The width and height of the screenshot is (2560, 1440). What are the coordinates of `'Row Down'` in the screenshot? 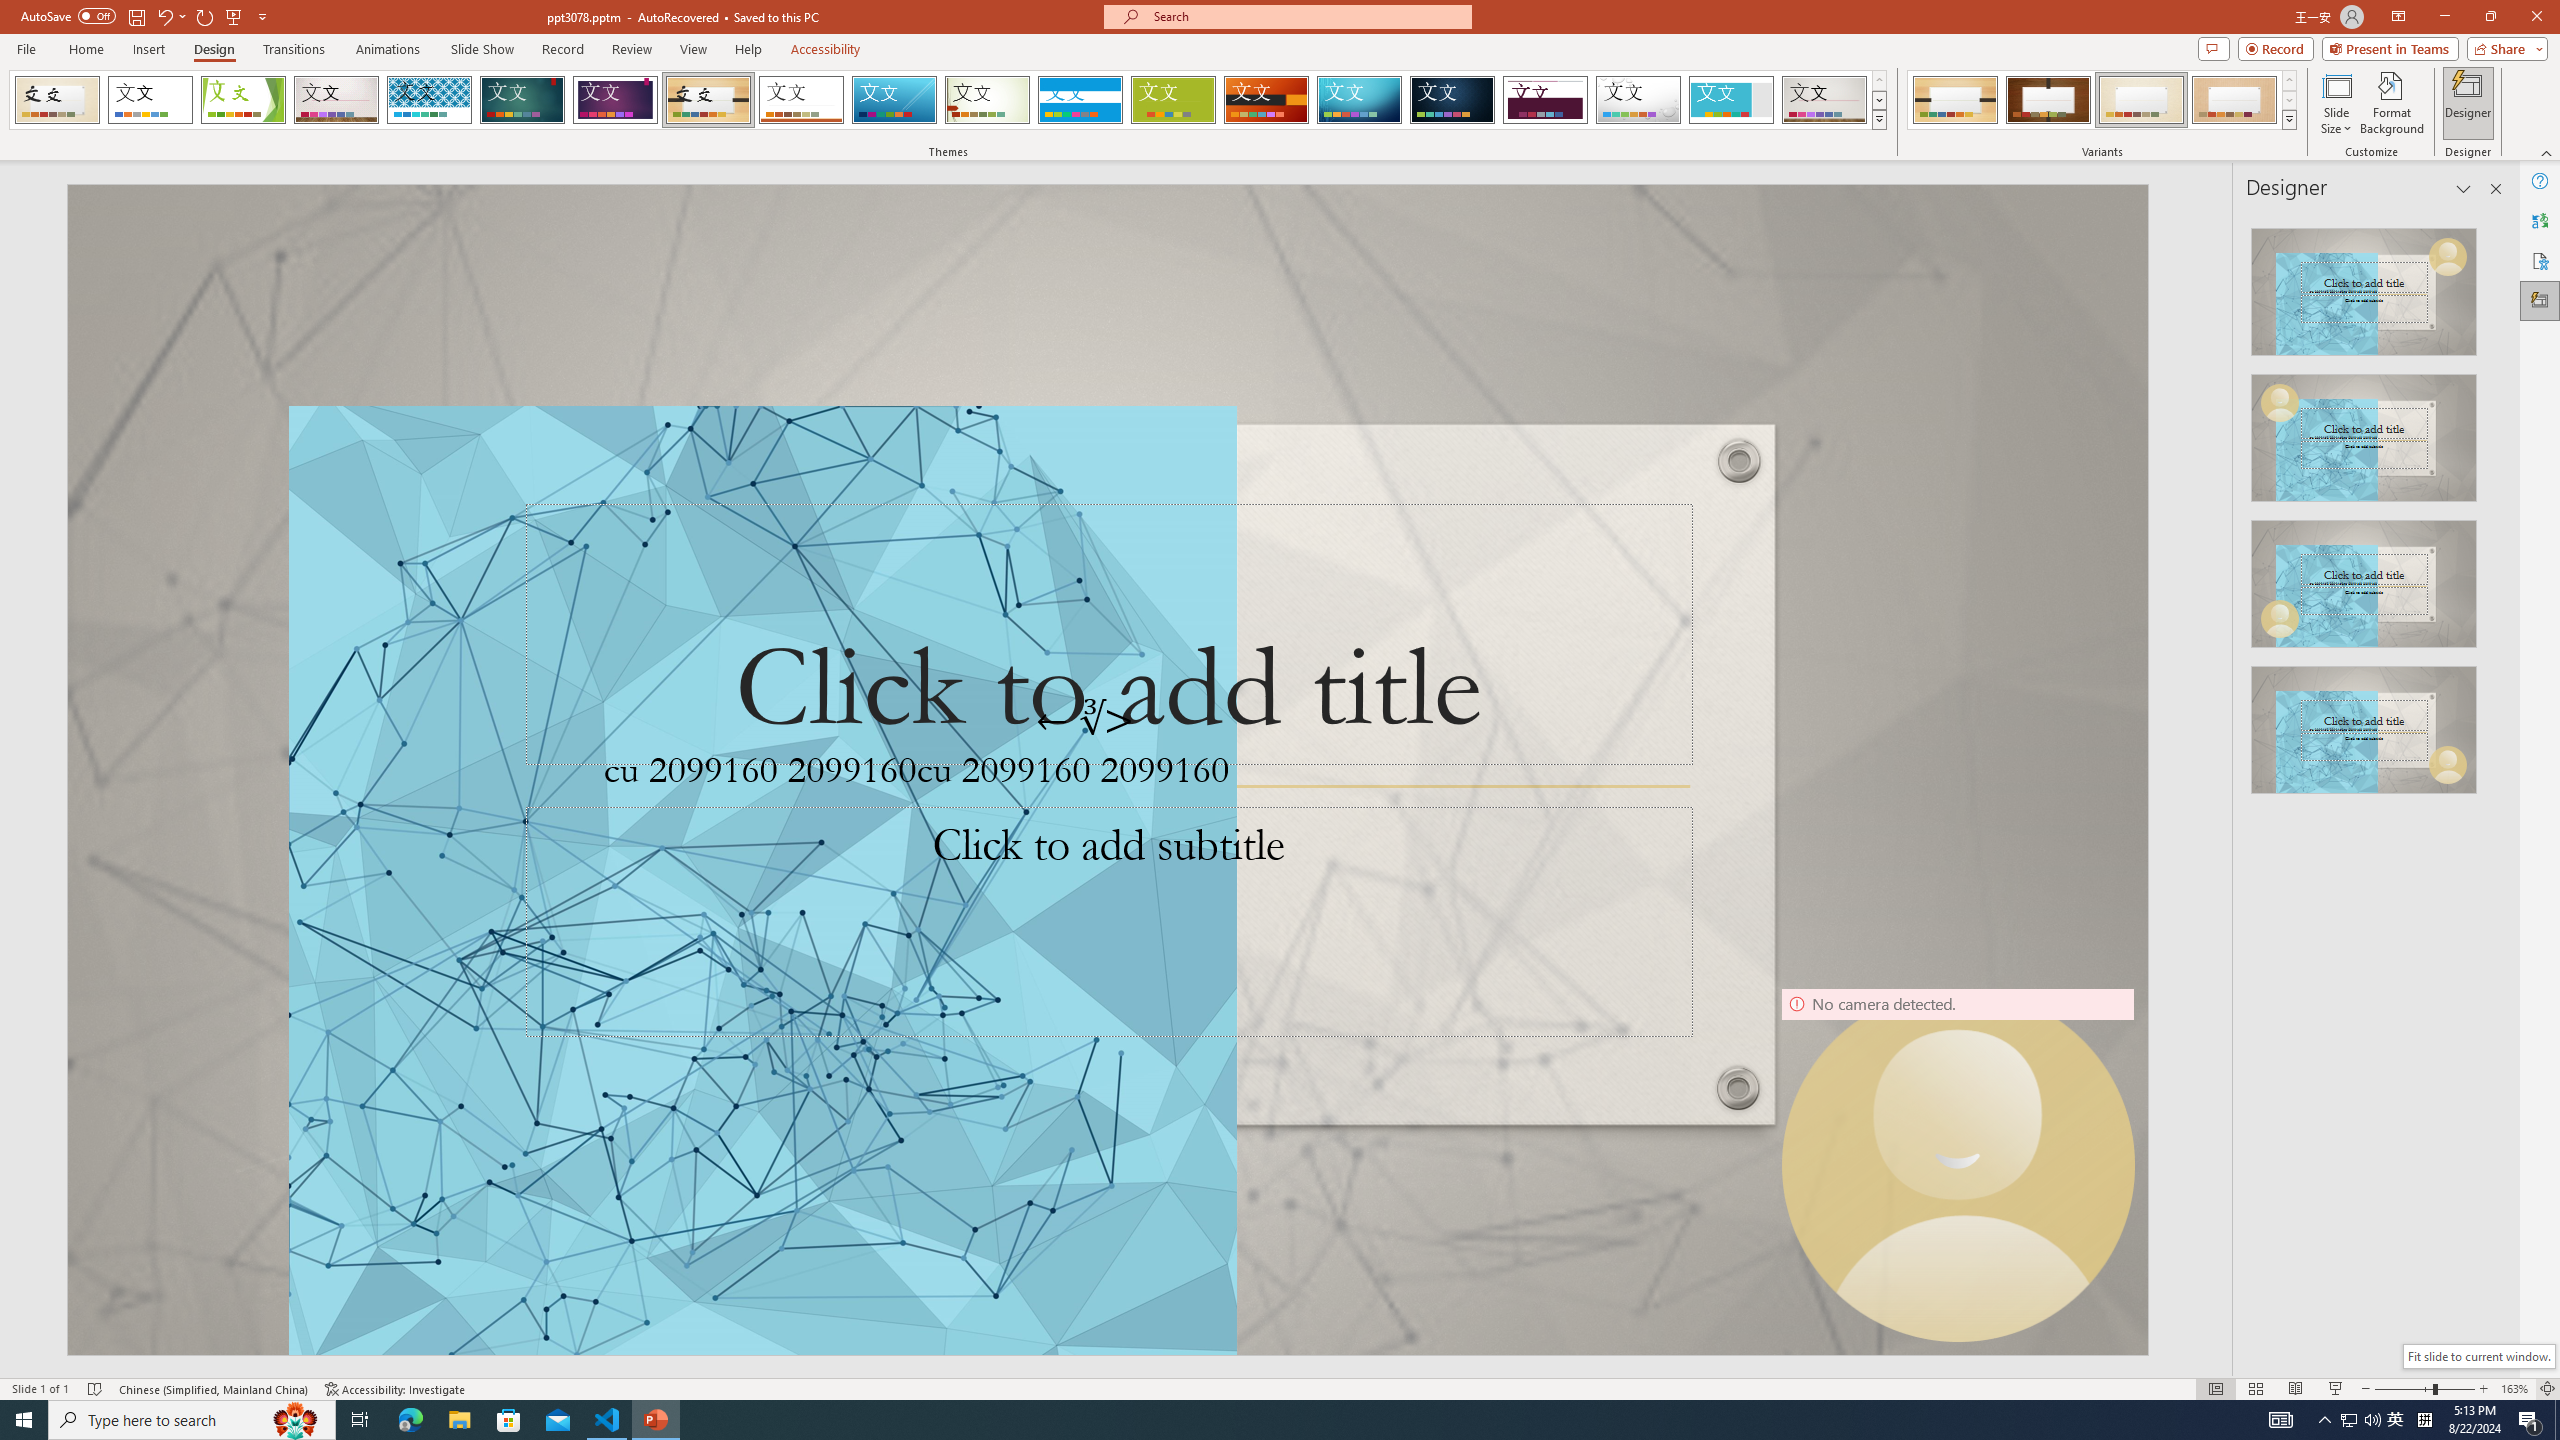 It's located at (2287, 99).